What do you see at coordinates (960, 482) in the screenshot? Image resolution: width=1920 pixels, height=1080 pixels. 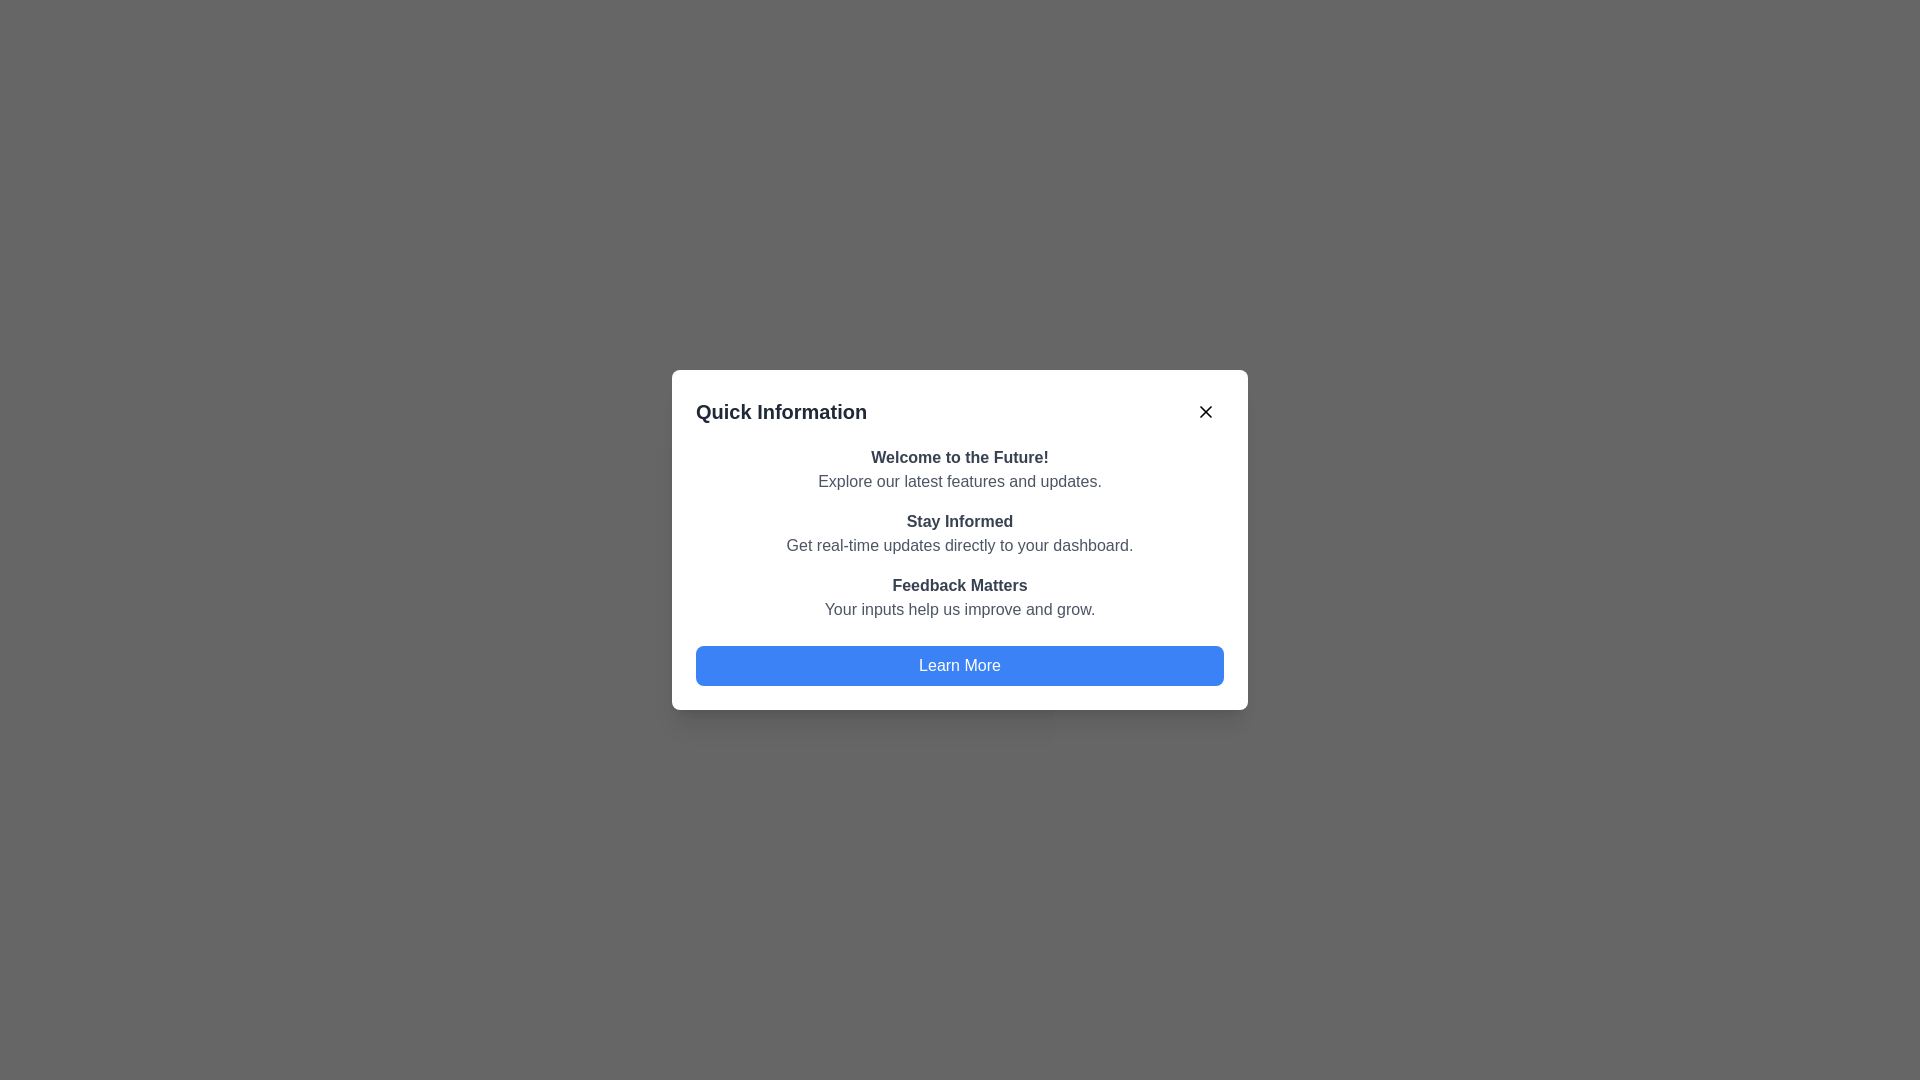 I see `the line of gray text reading 'Explore our latest features and updates.' which is positioned directly beneath the bold heading 'Welcome to the Future!' in the dialog box` at bounding box center [960, 482].